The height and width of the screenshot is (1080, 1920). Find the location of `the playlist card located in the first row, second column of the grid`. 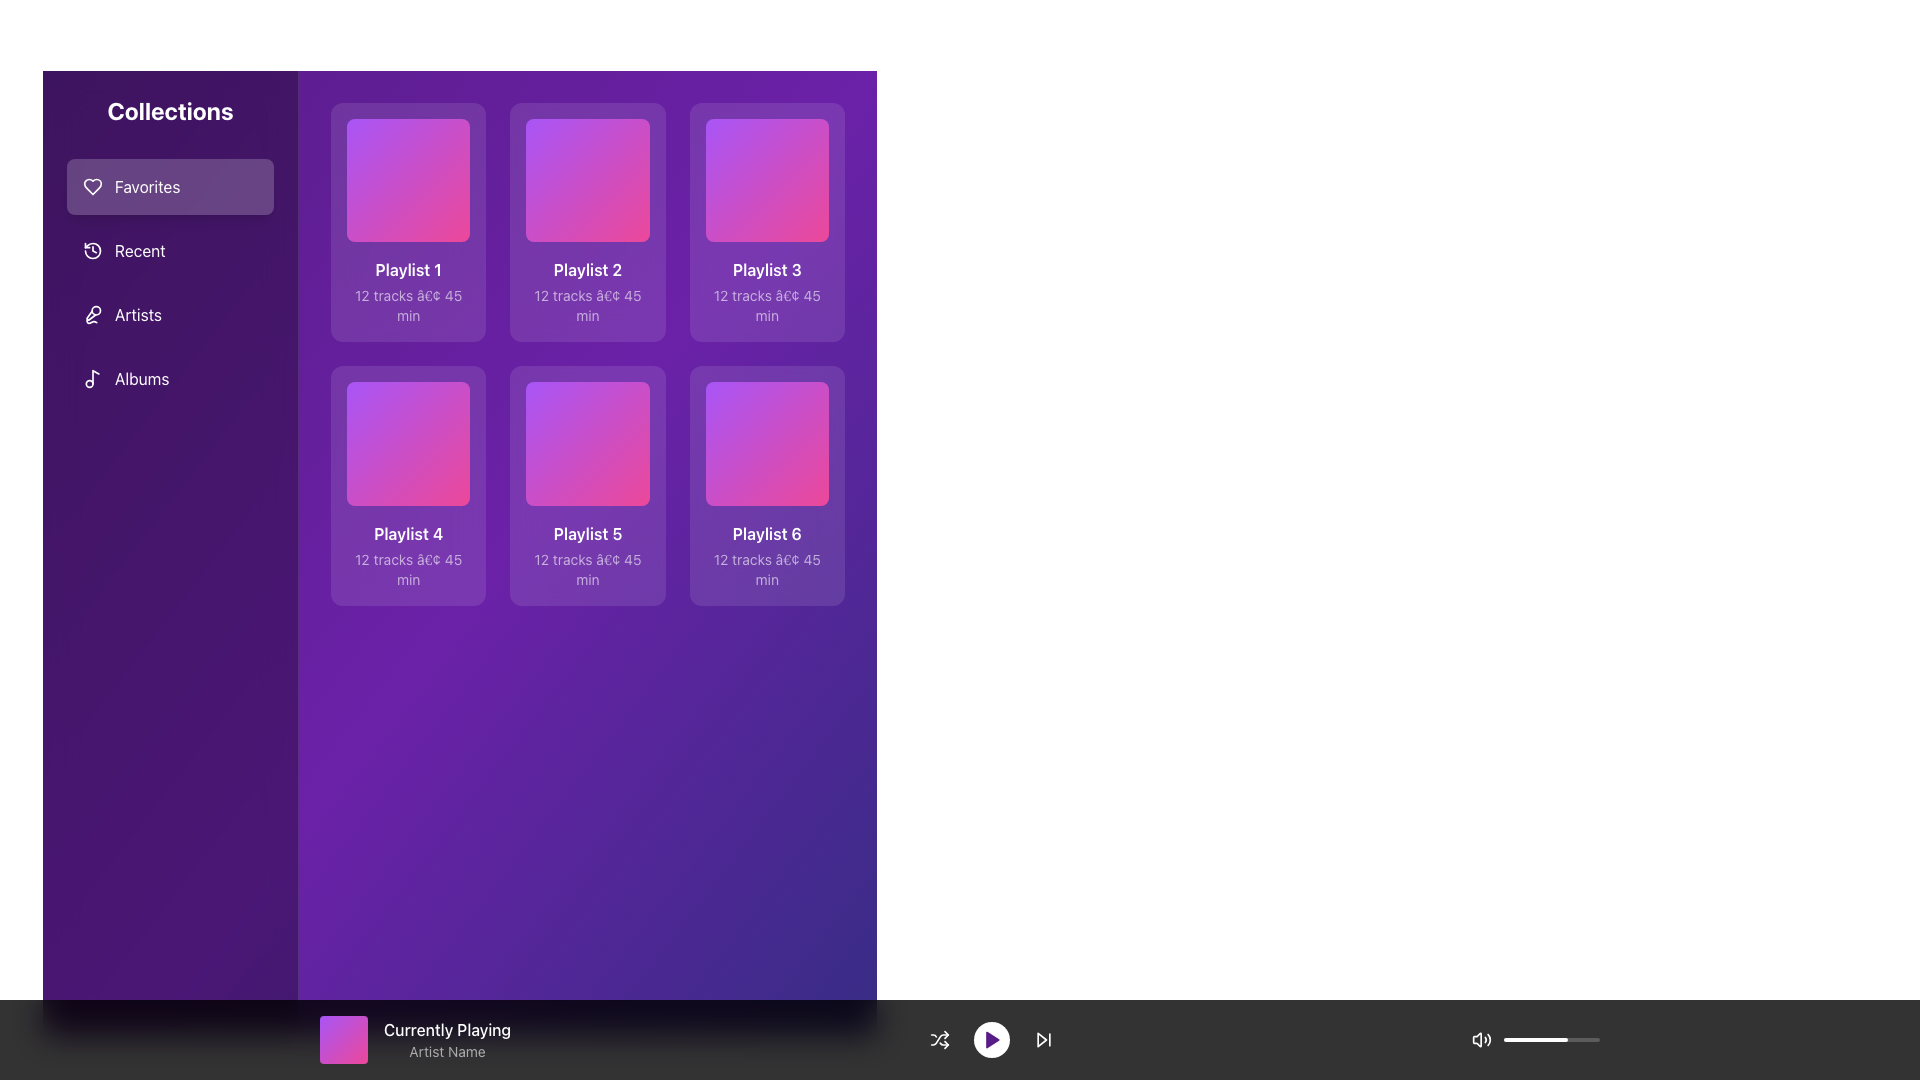

the playlist card located in the first row, second column of the grid is located at coordinates (586, 222).